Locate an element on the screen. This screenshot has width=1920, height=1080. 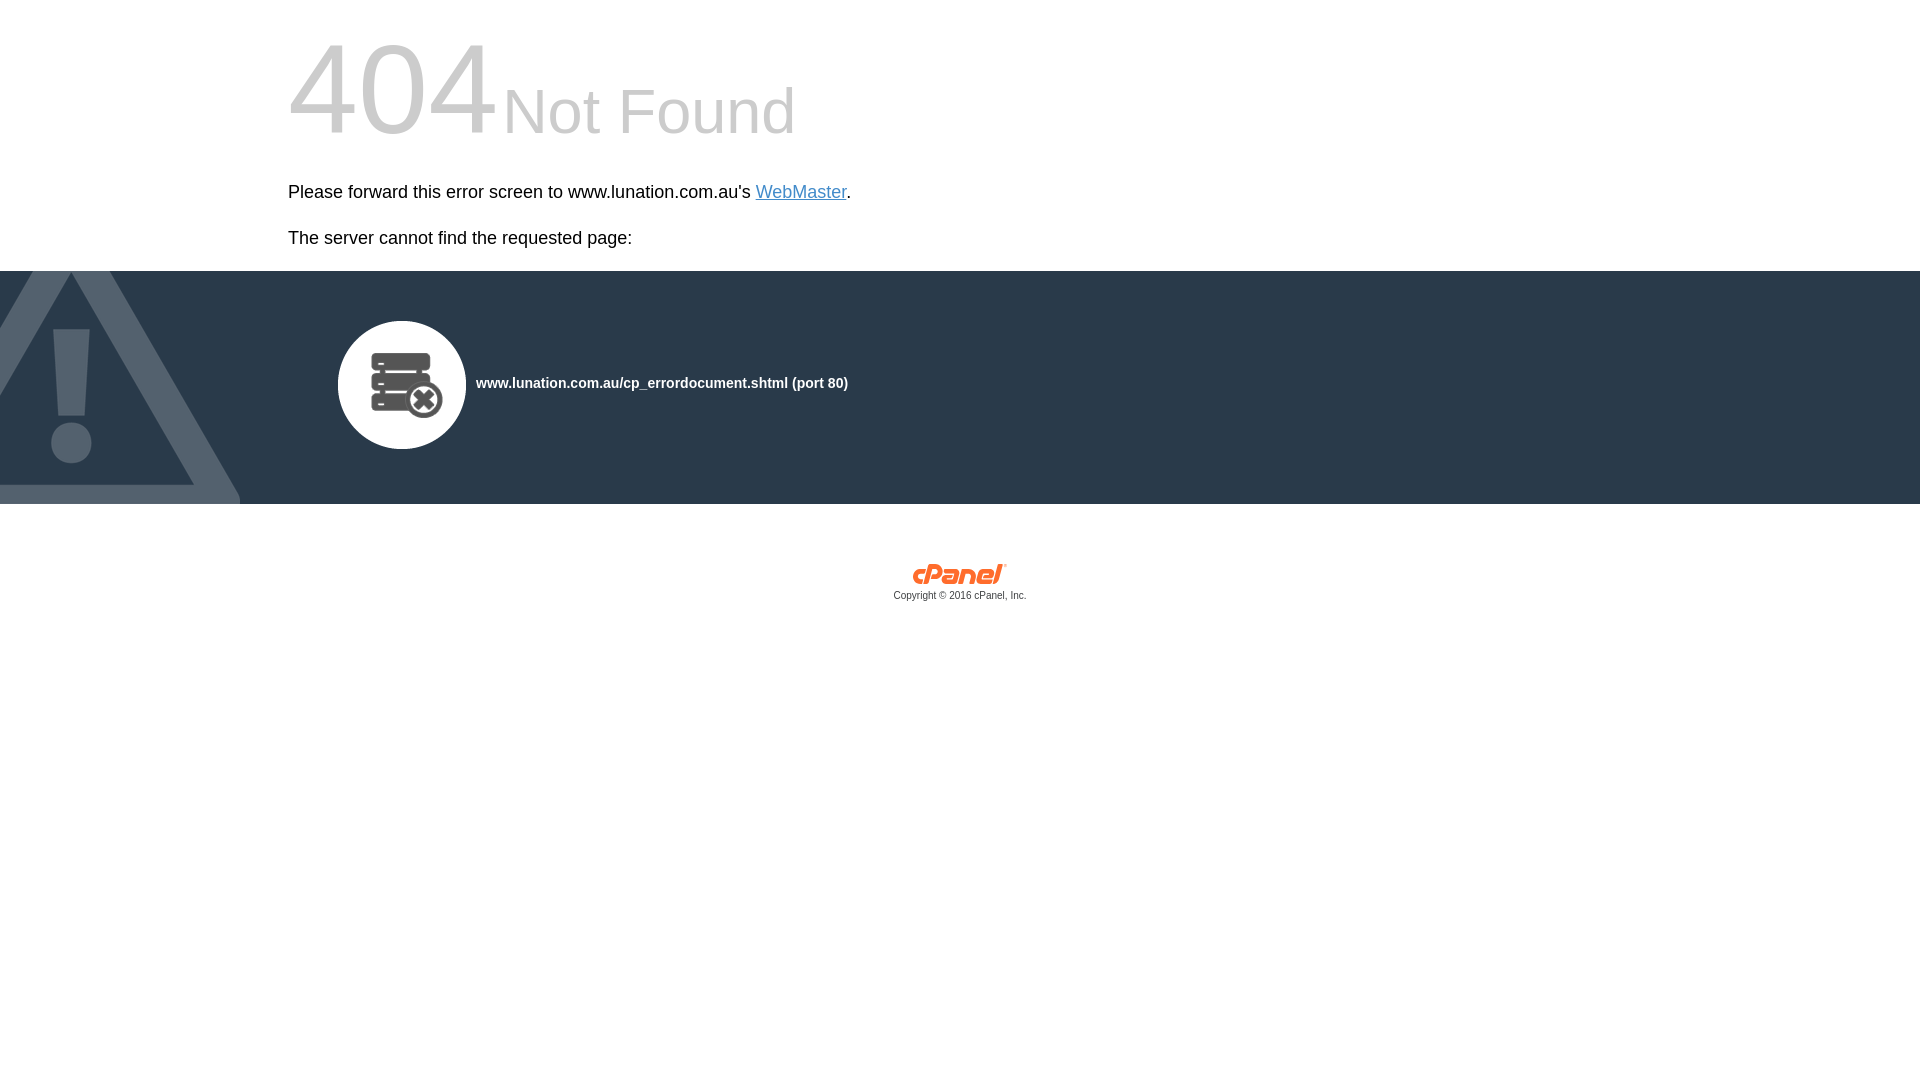
'WebMaster' is located at coordinates (801, 192).